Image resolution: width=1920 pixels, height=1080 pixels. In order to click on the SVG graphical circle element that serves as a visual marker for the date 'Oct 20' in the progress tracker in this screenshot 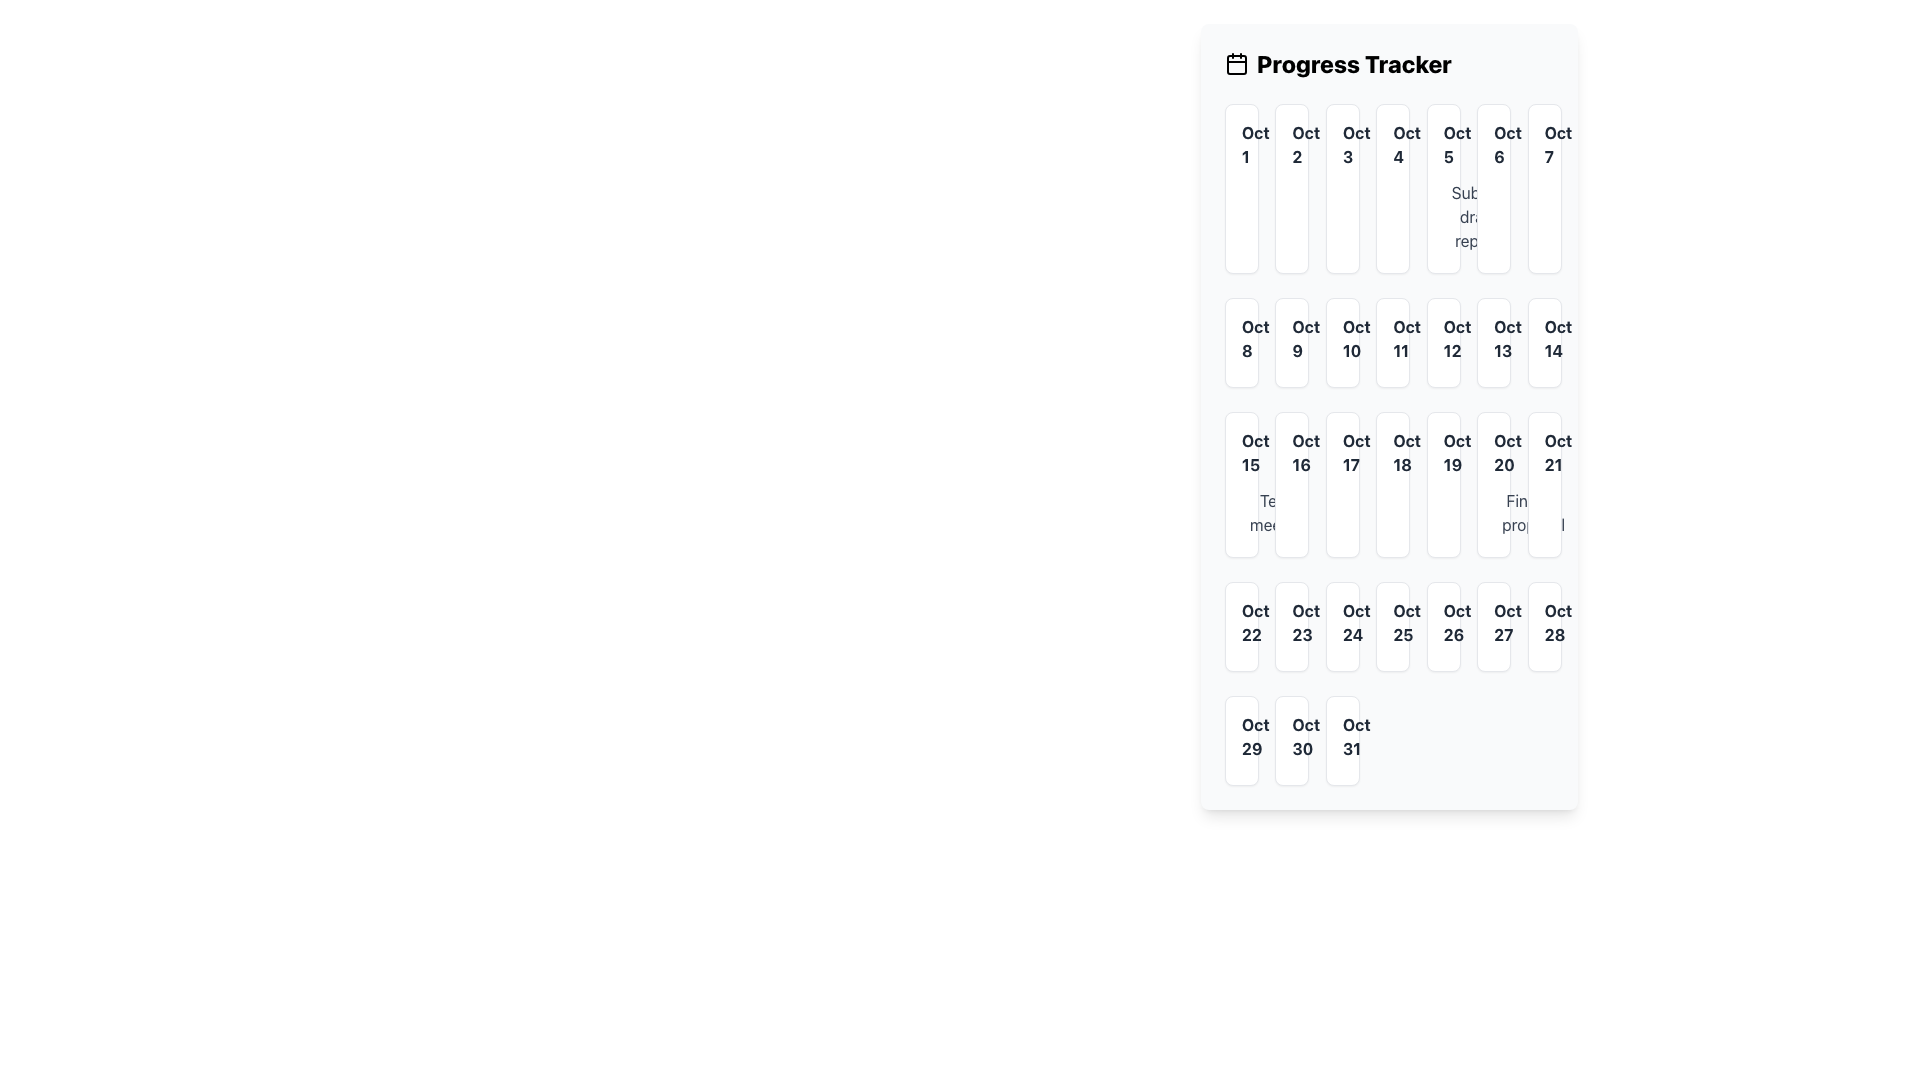, I will do `click(1506, 512)`.